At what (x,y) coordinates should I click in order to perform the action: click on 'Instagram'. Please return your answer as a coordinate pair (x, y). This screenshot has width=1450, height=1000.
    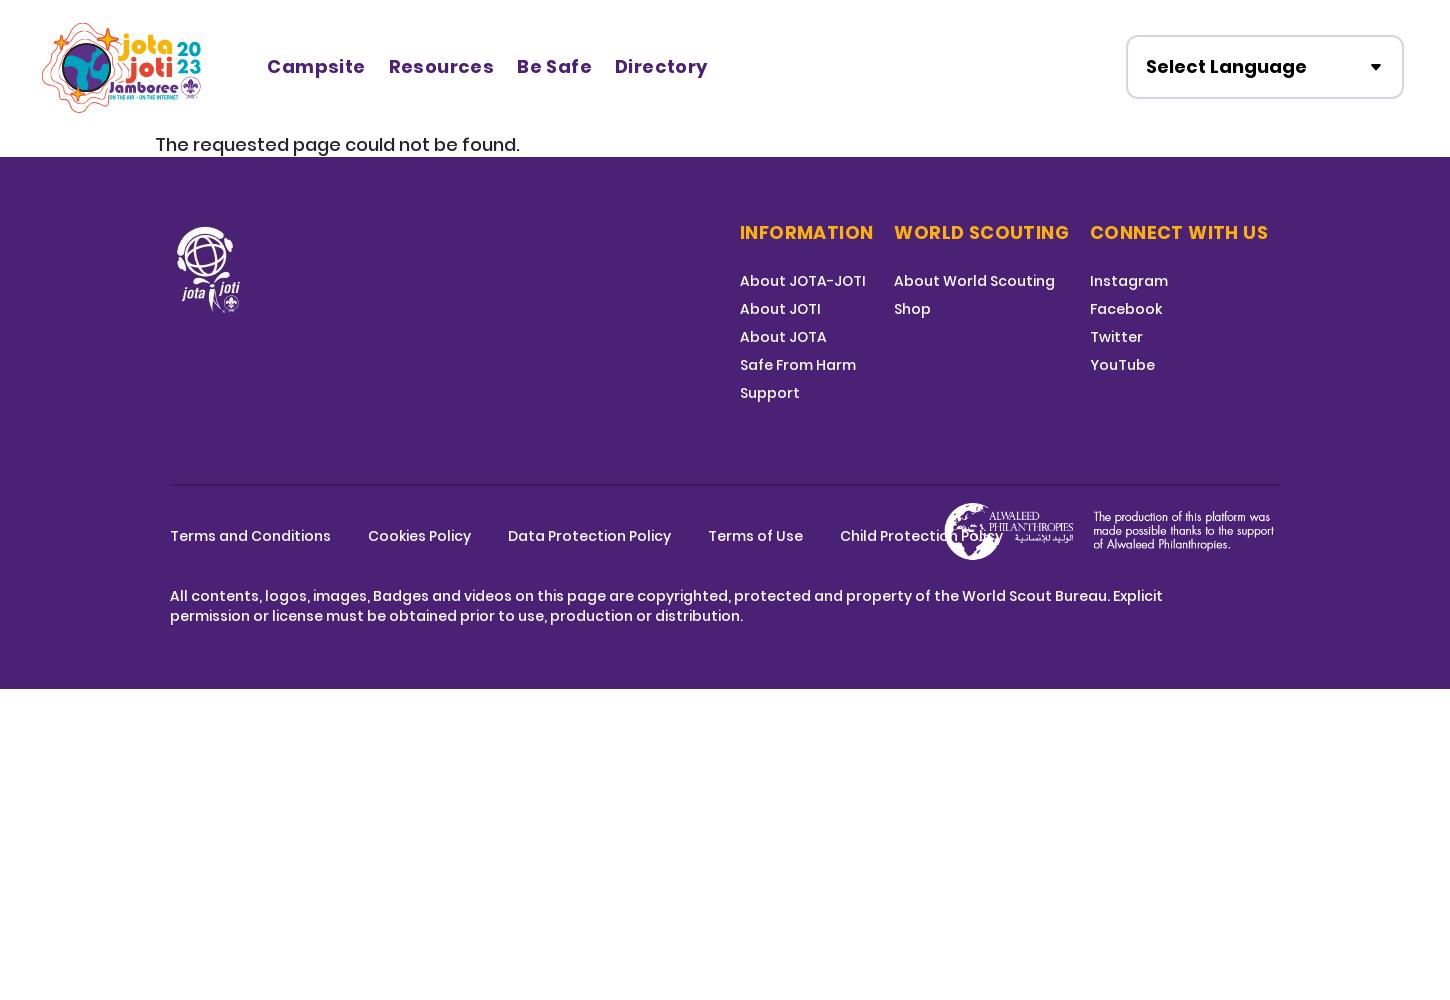
    Looking at the image, I should click on (1088, 281).